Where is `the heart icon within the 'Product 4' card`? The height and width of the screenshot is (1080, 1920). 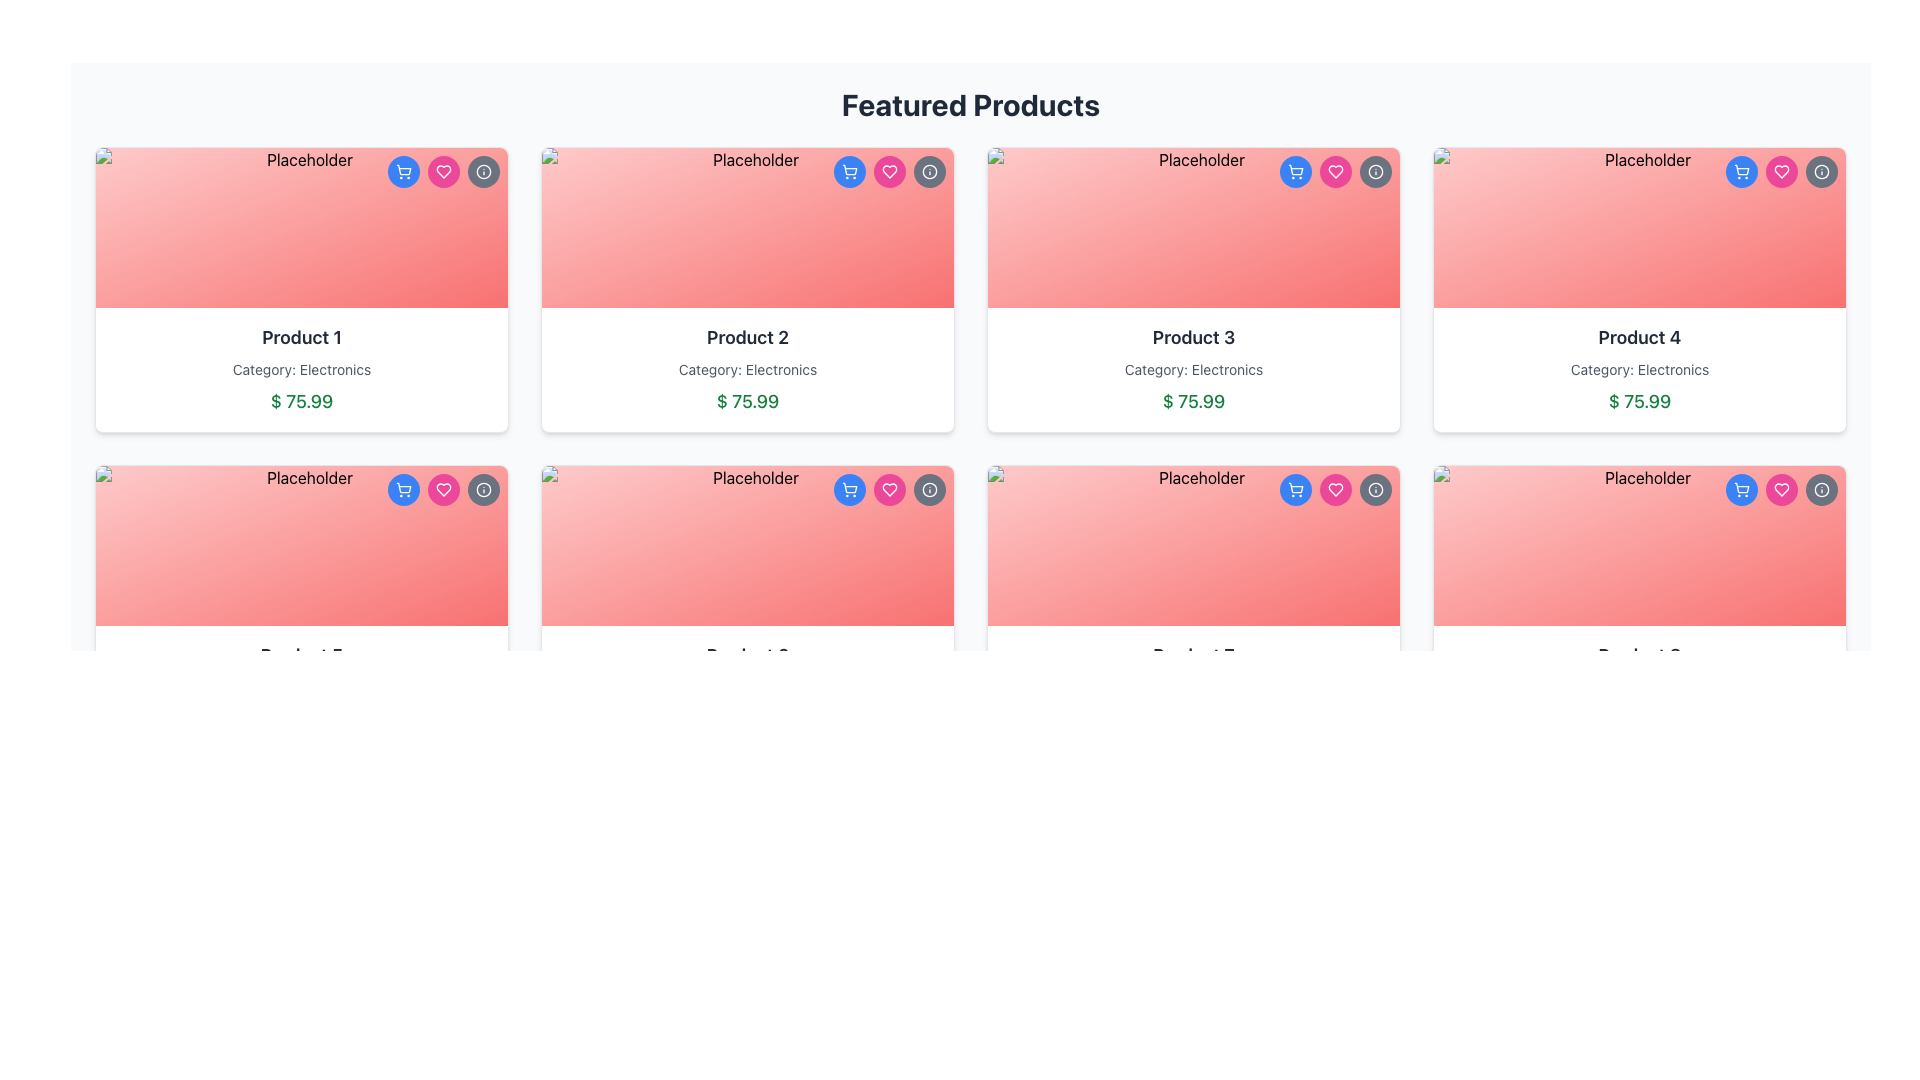 the heart icon within the 'Product 4' card is located at coordinates (1781, 489).